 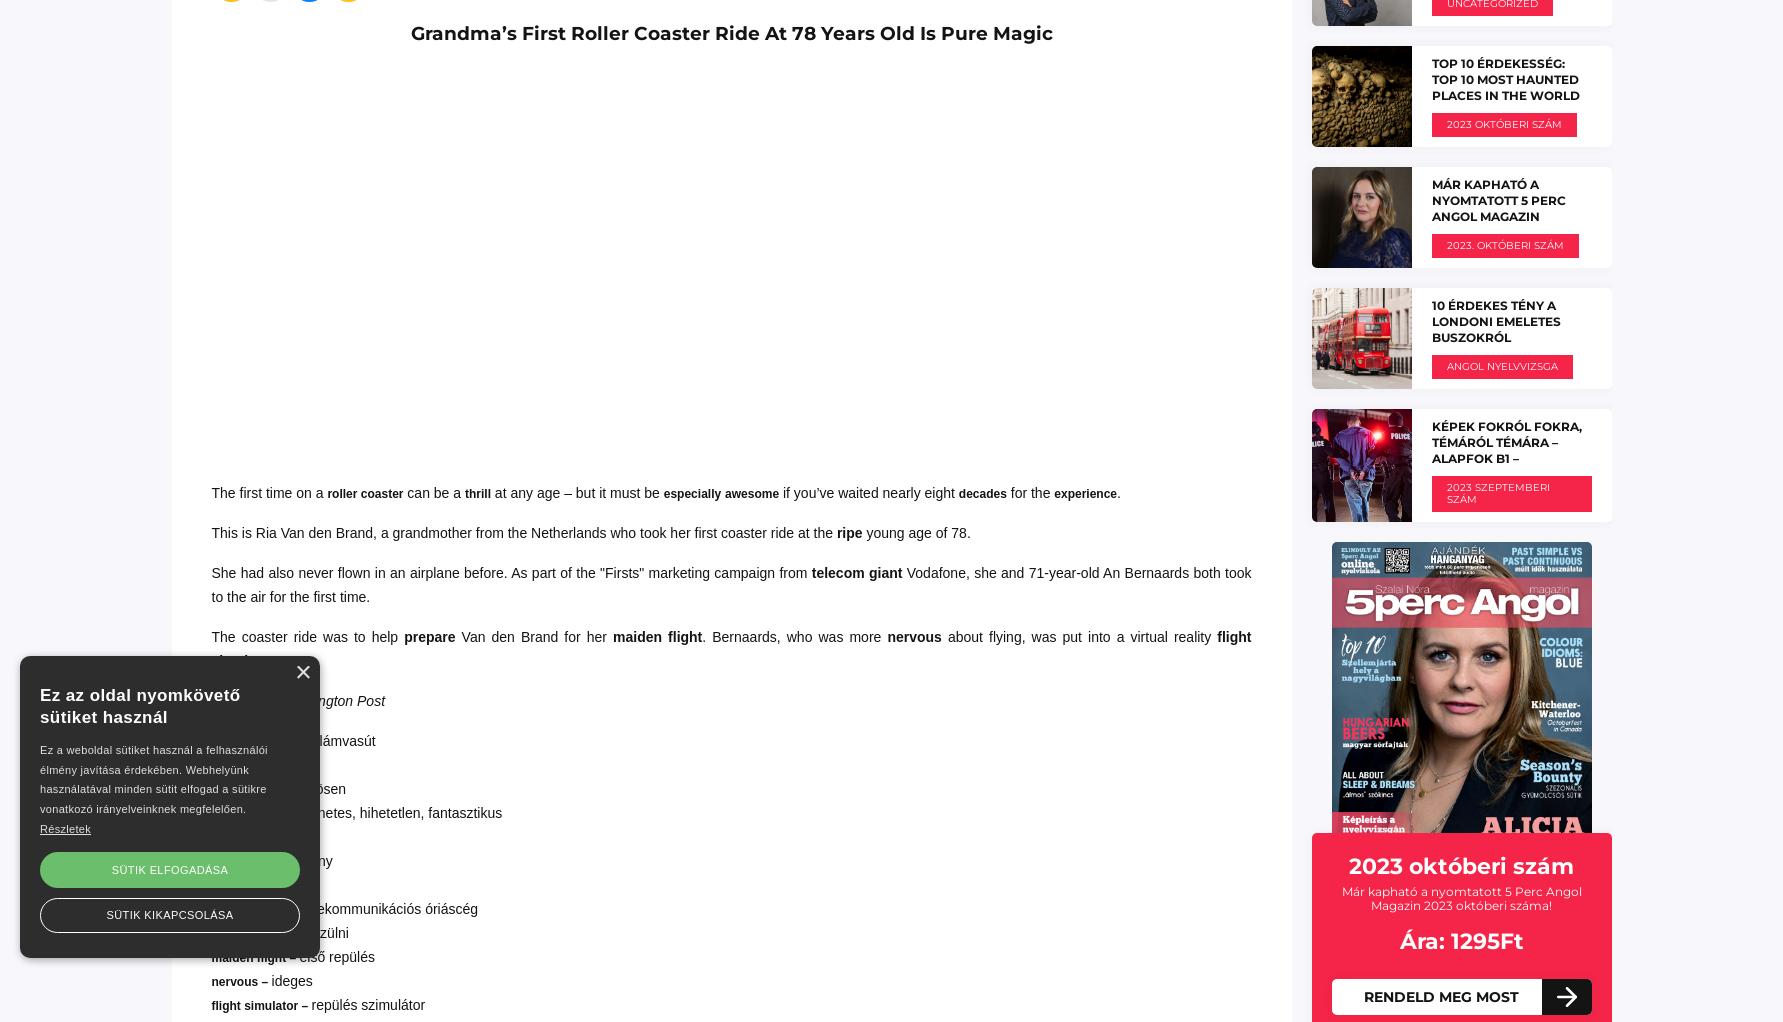 What do you see at coordinates (849, 530) in the screenshot?
I see `'ripe'` at bounding box center [849, 530].